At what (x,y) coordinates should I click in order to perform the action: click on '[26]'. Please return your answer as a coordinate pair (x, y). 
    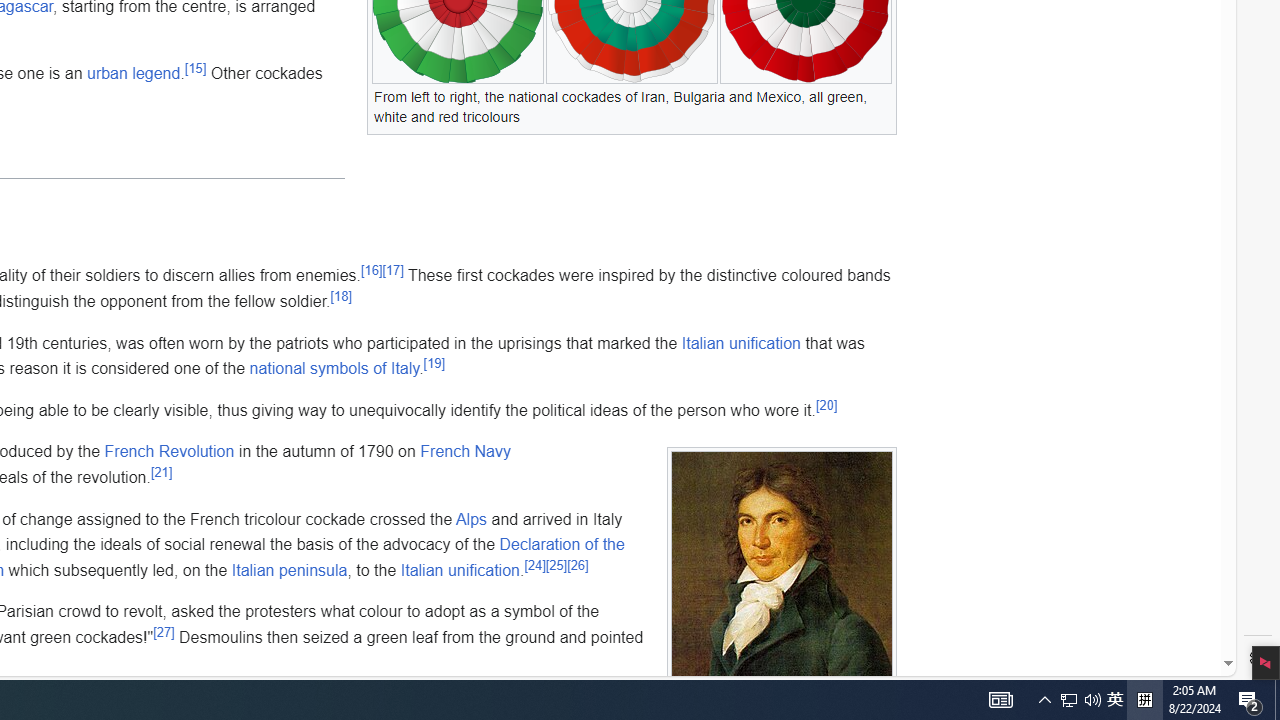
    Looking at the image, I should click on (576, 565).